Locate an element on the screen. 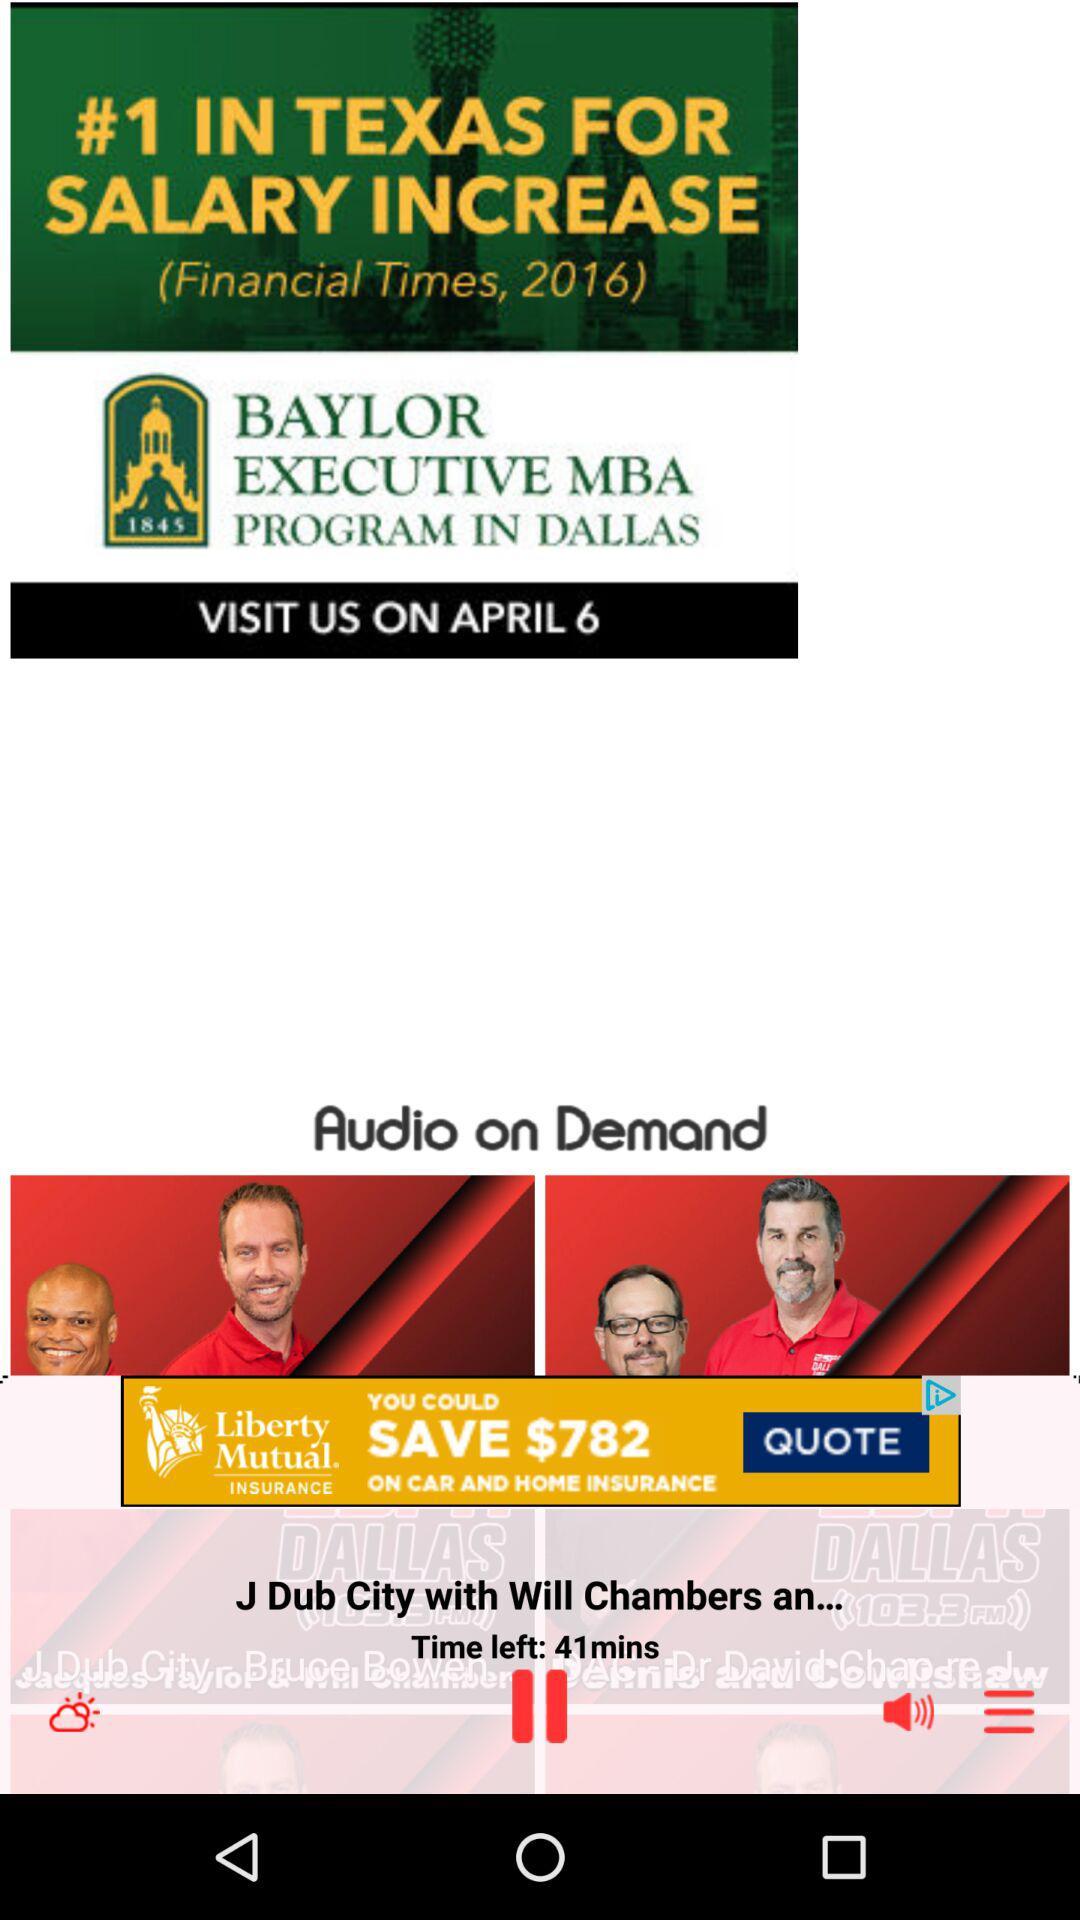  open all options is located at coordinates (1009, 1710).